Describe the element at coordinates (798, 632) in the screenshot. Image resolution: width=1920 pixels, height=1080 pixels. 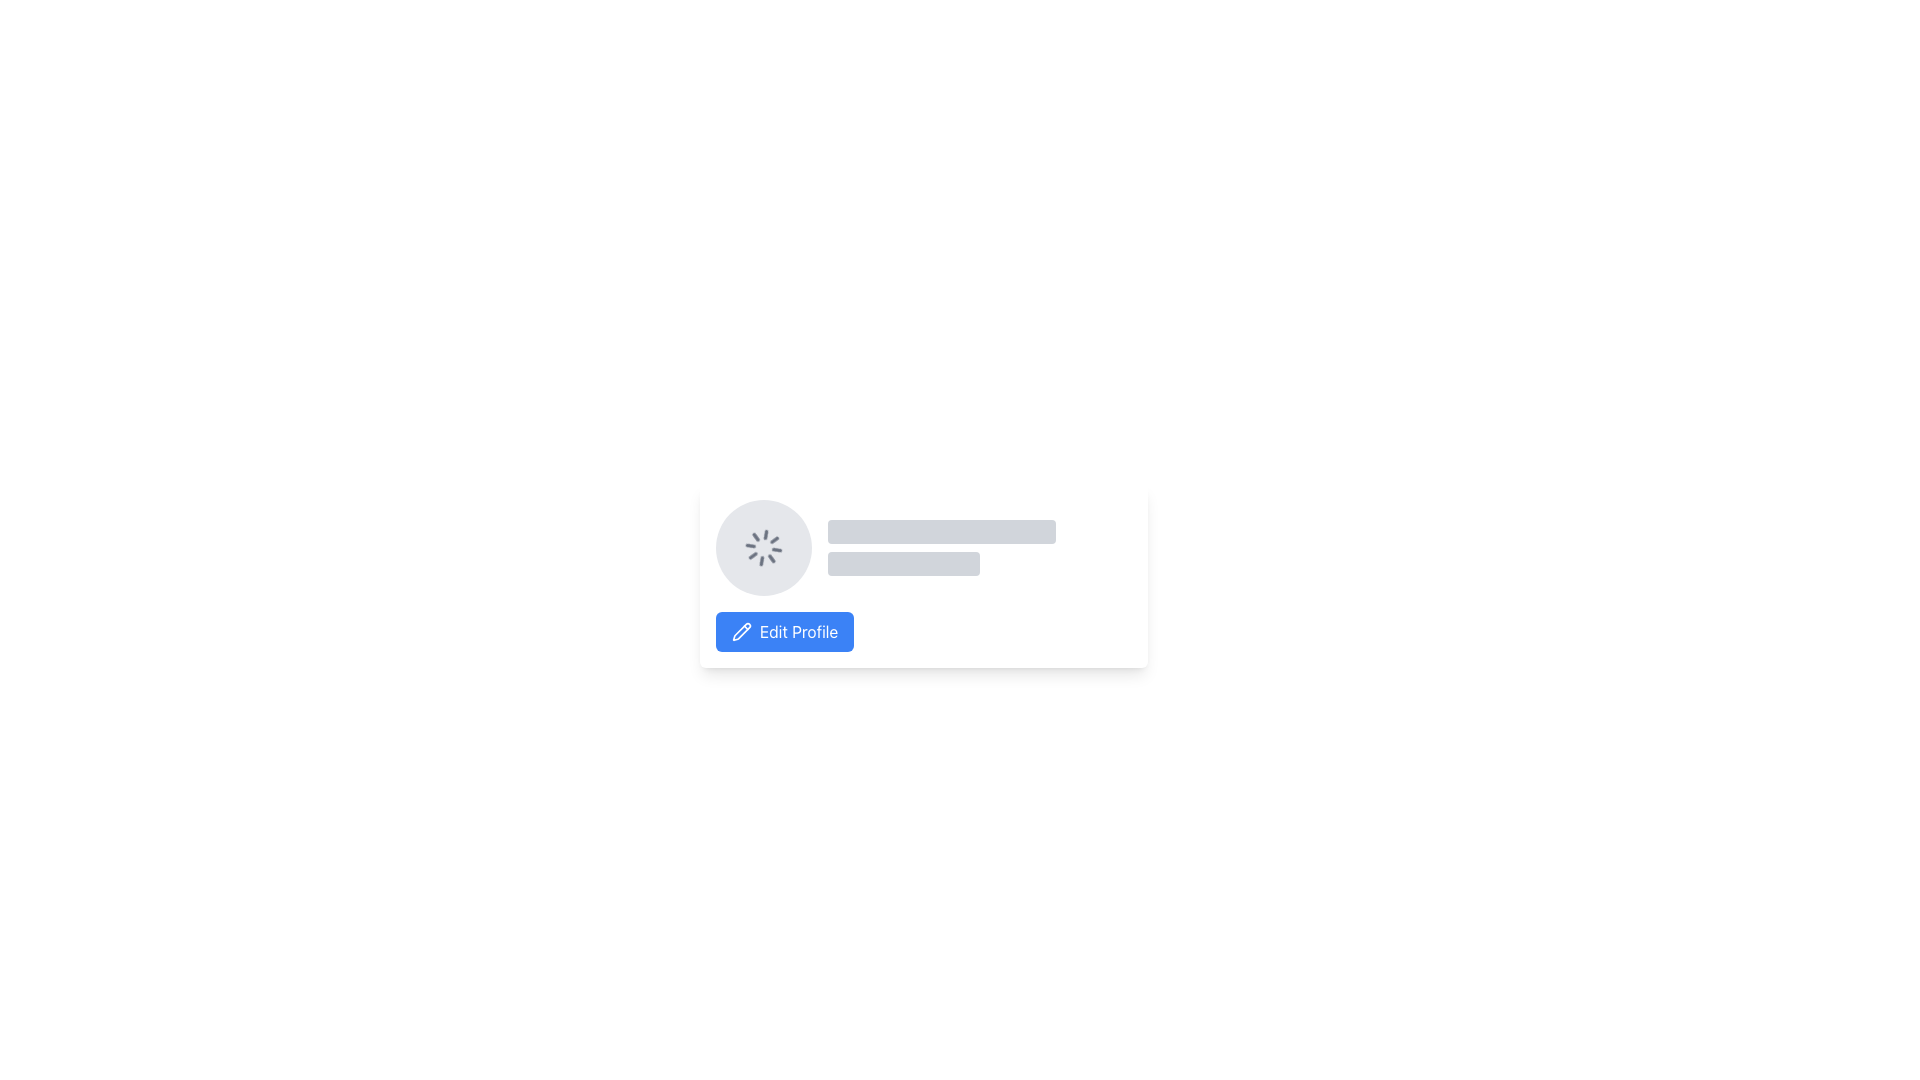
I see `the text content of the button labeled 'Edit Profile'` at that location.